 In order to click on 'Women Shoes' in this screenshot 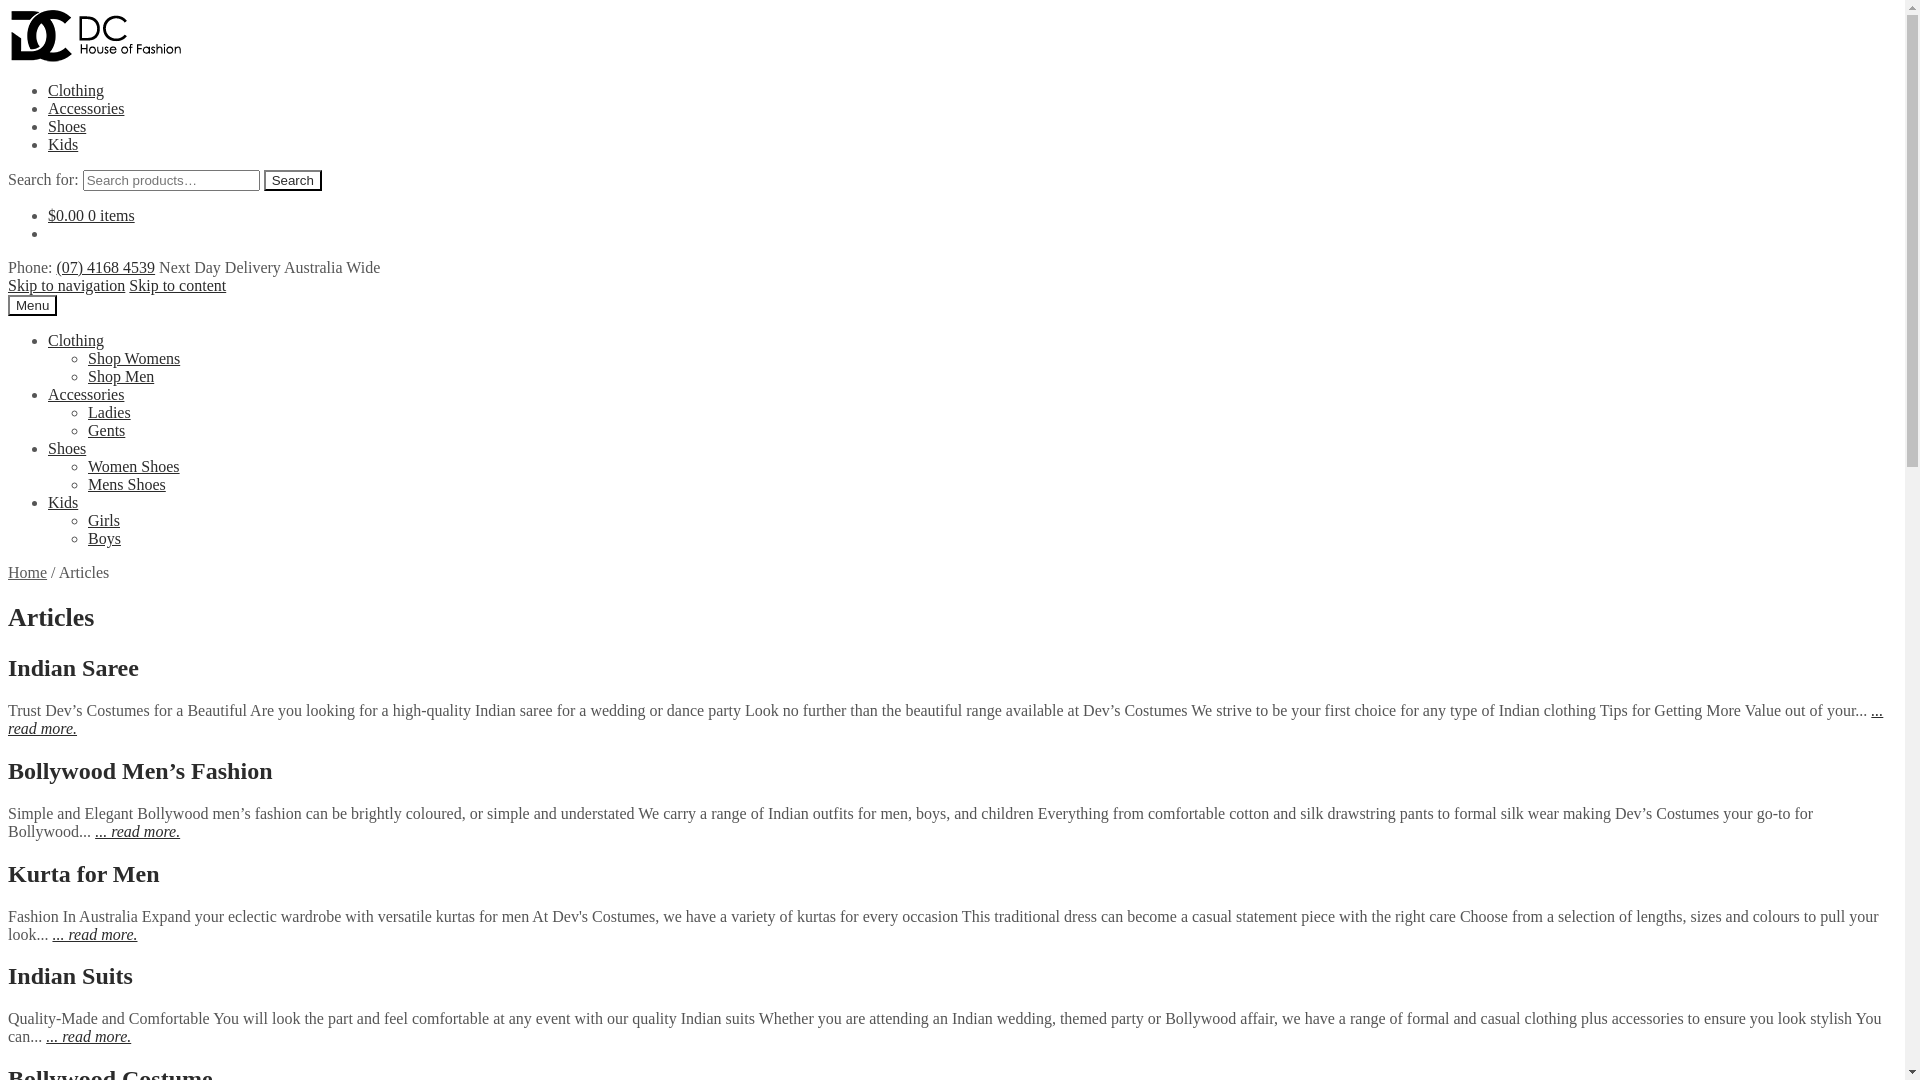, I will do `click(86, 466)`.